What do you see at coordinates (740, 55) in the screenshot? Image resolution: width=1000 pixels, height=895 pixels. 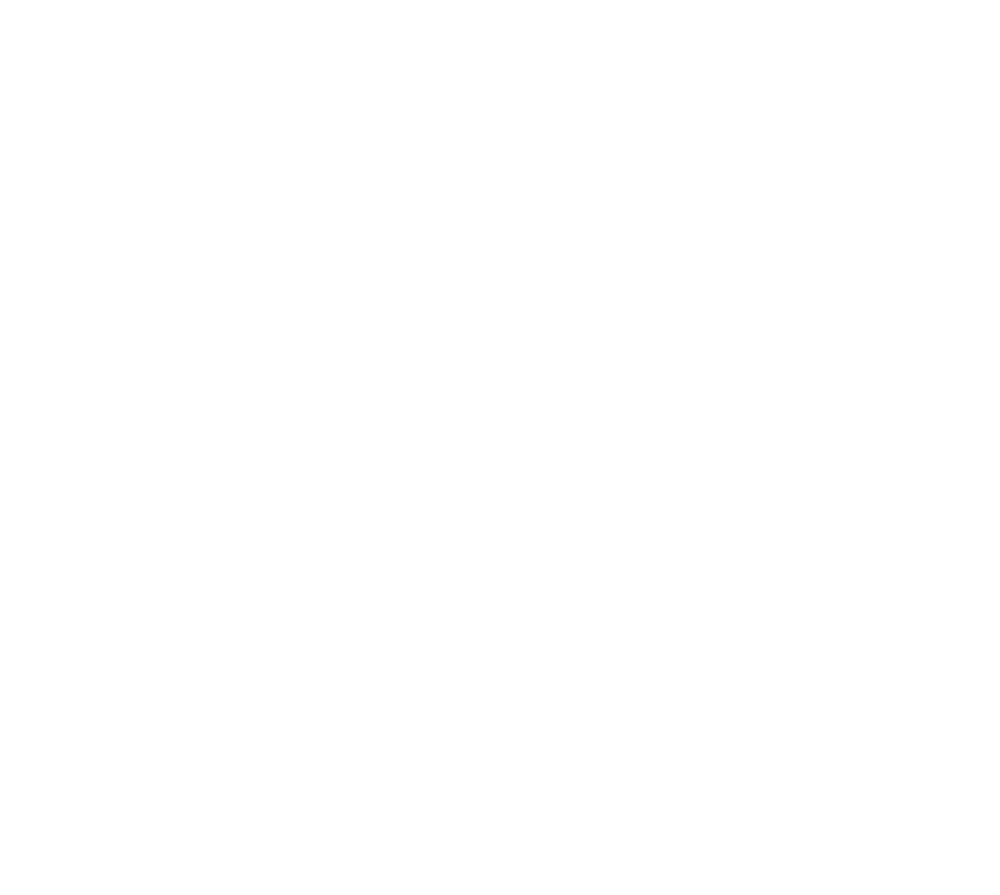 I see `'Managed Voice'` at bounding box center [740, 55].